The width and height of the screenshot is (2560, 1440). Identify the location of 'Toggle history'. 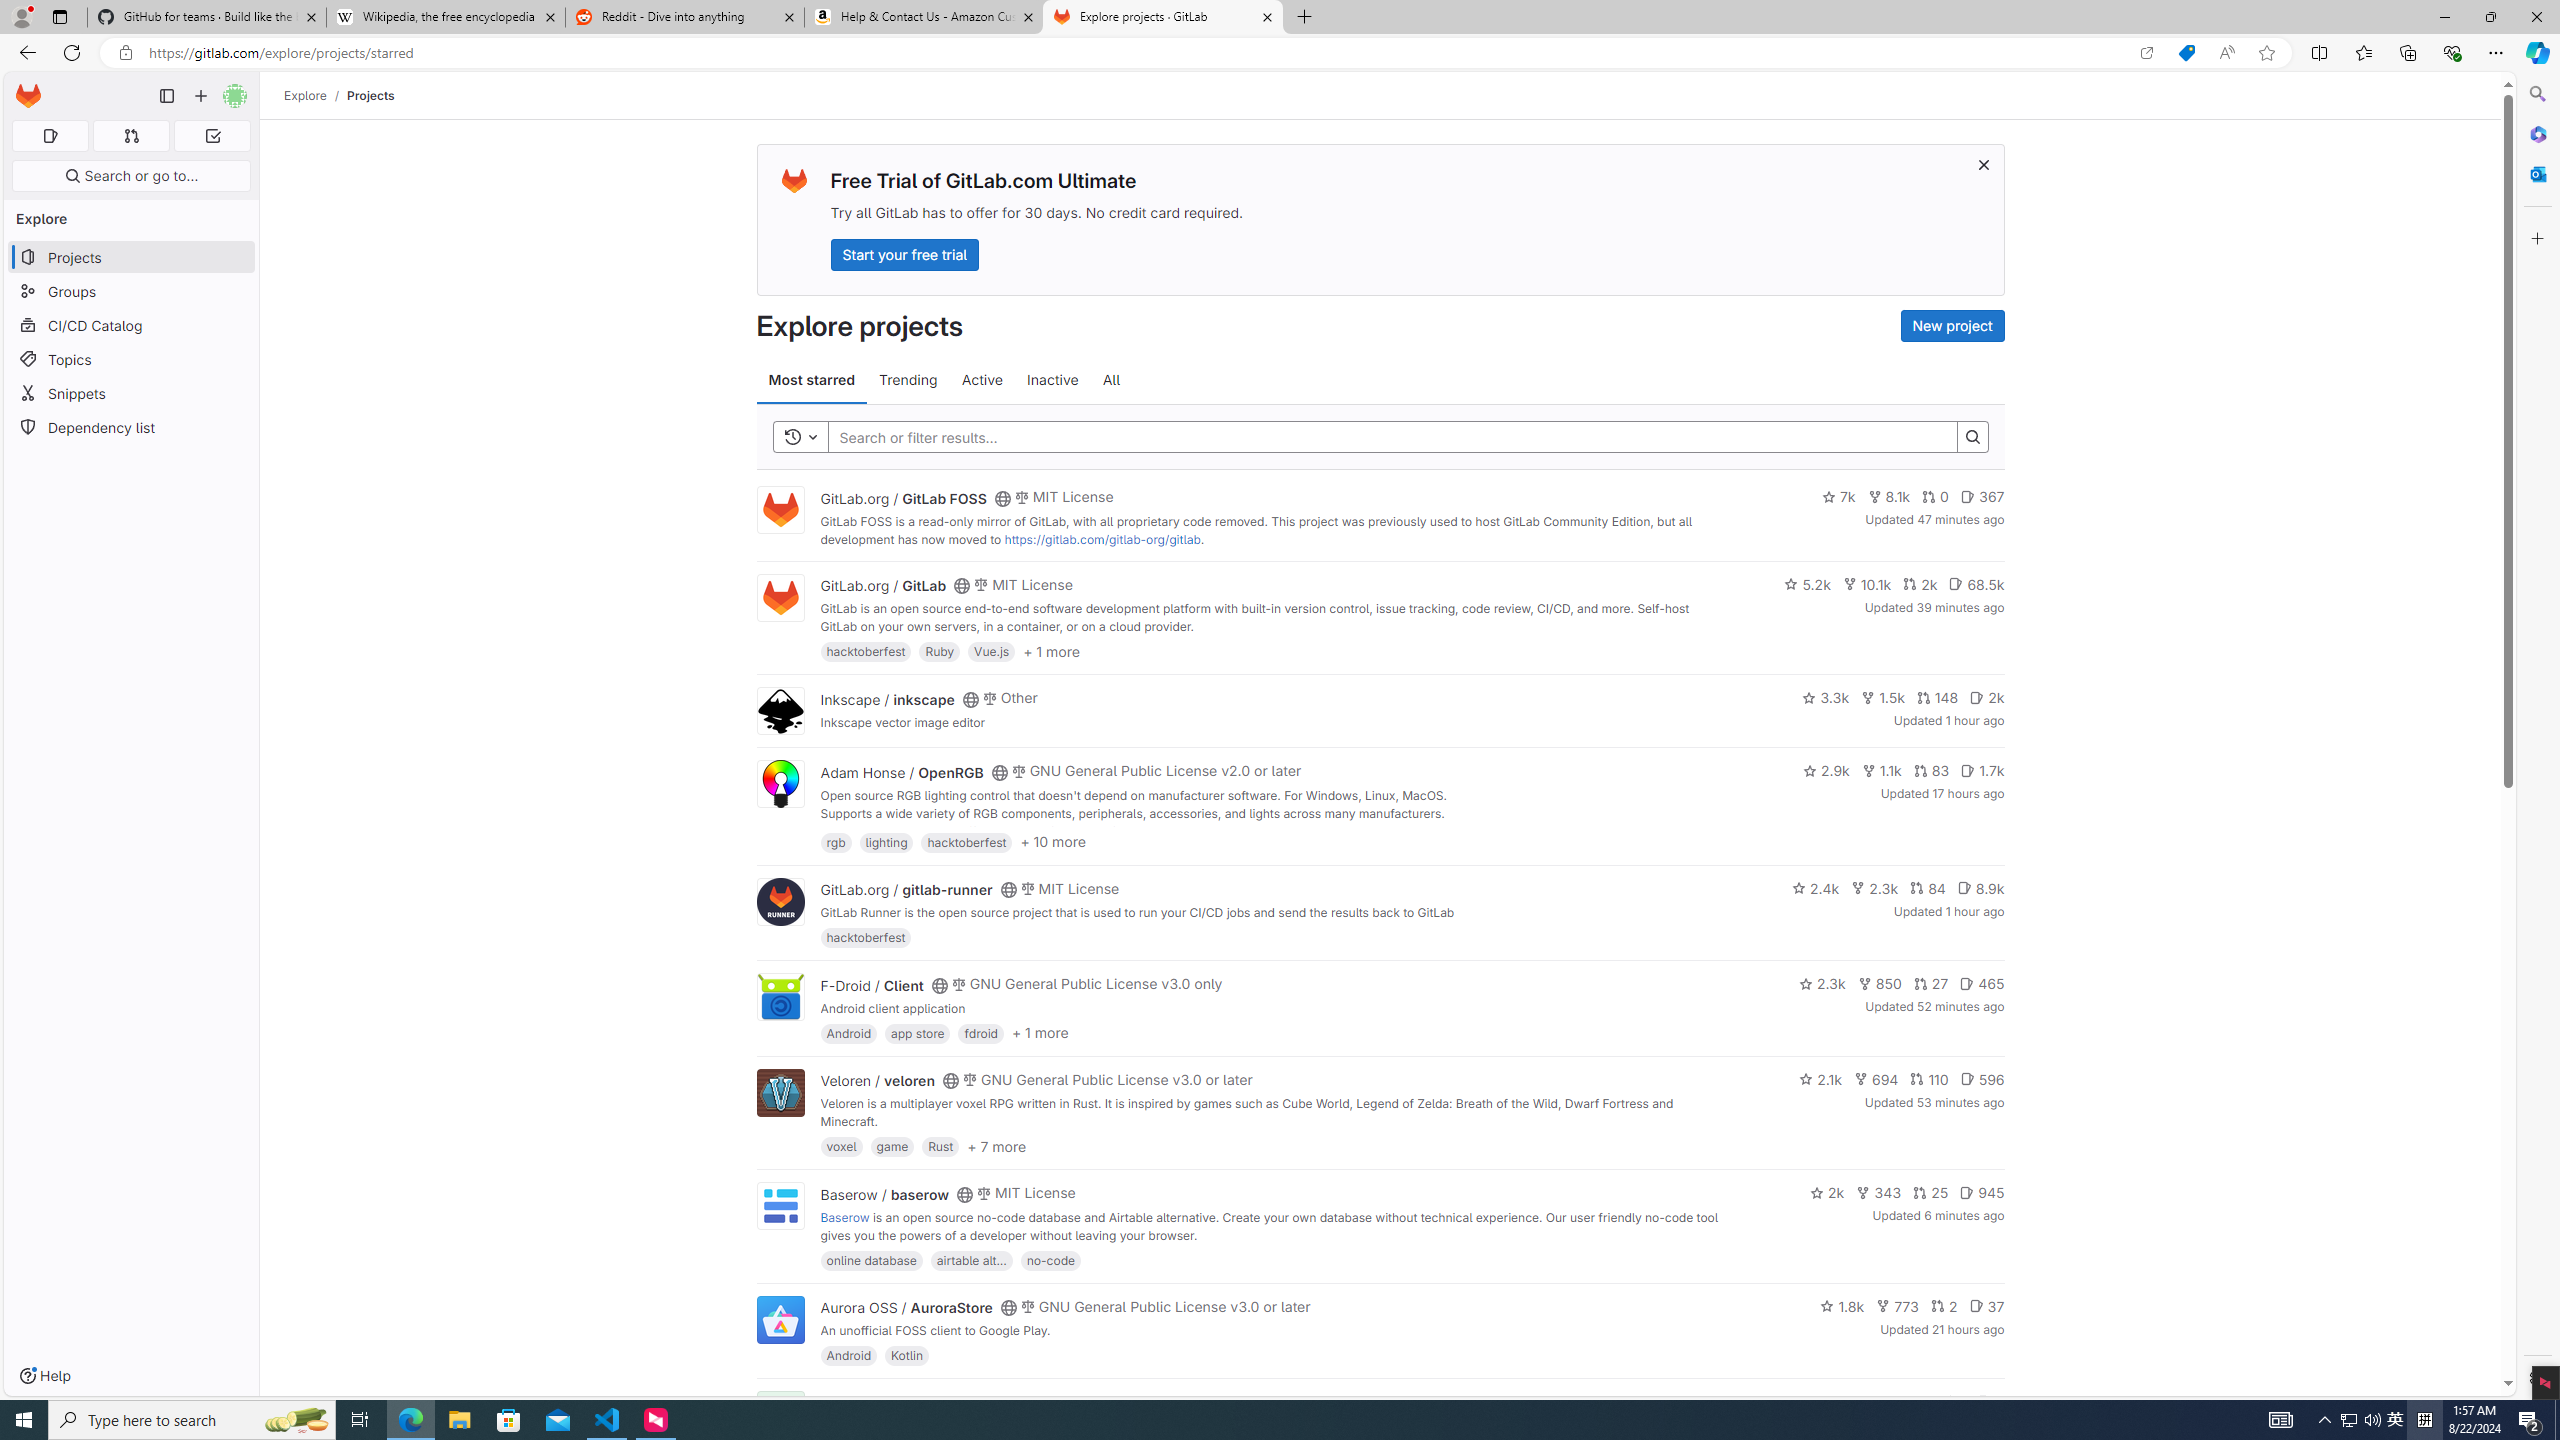
(800, 436).